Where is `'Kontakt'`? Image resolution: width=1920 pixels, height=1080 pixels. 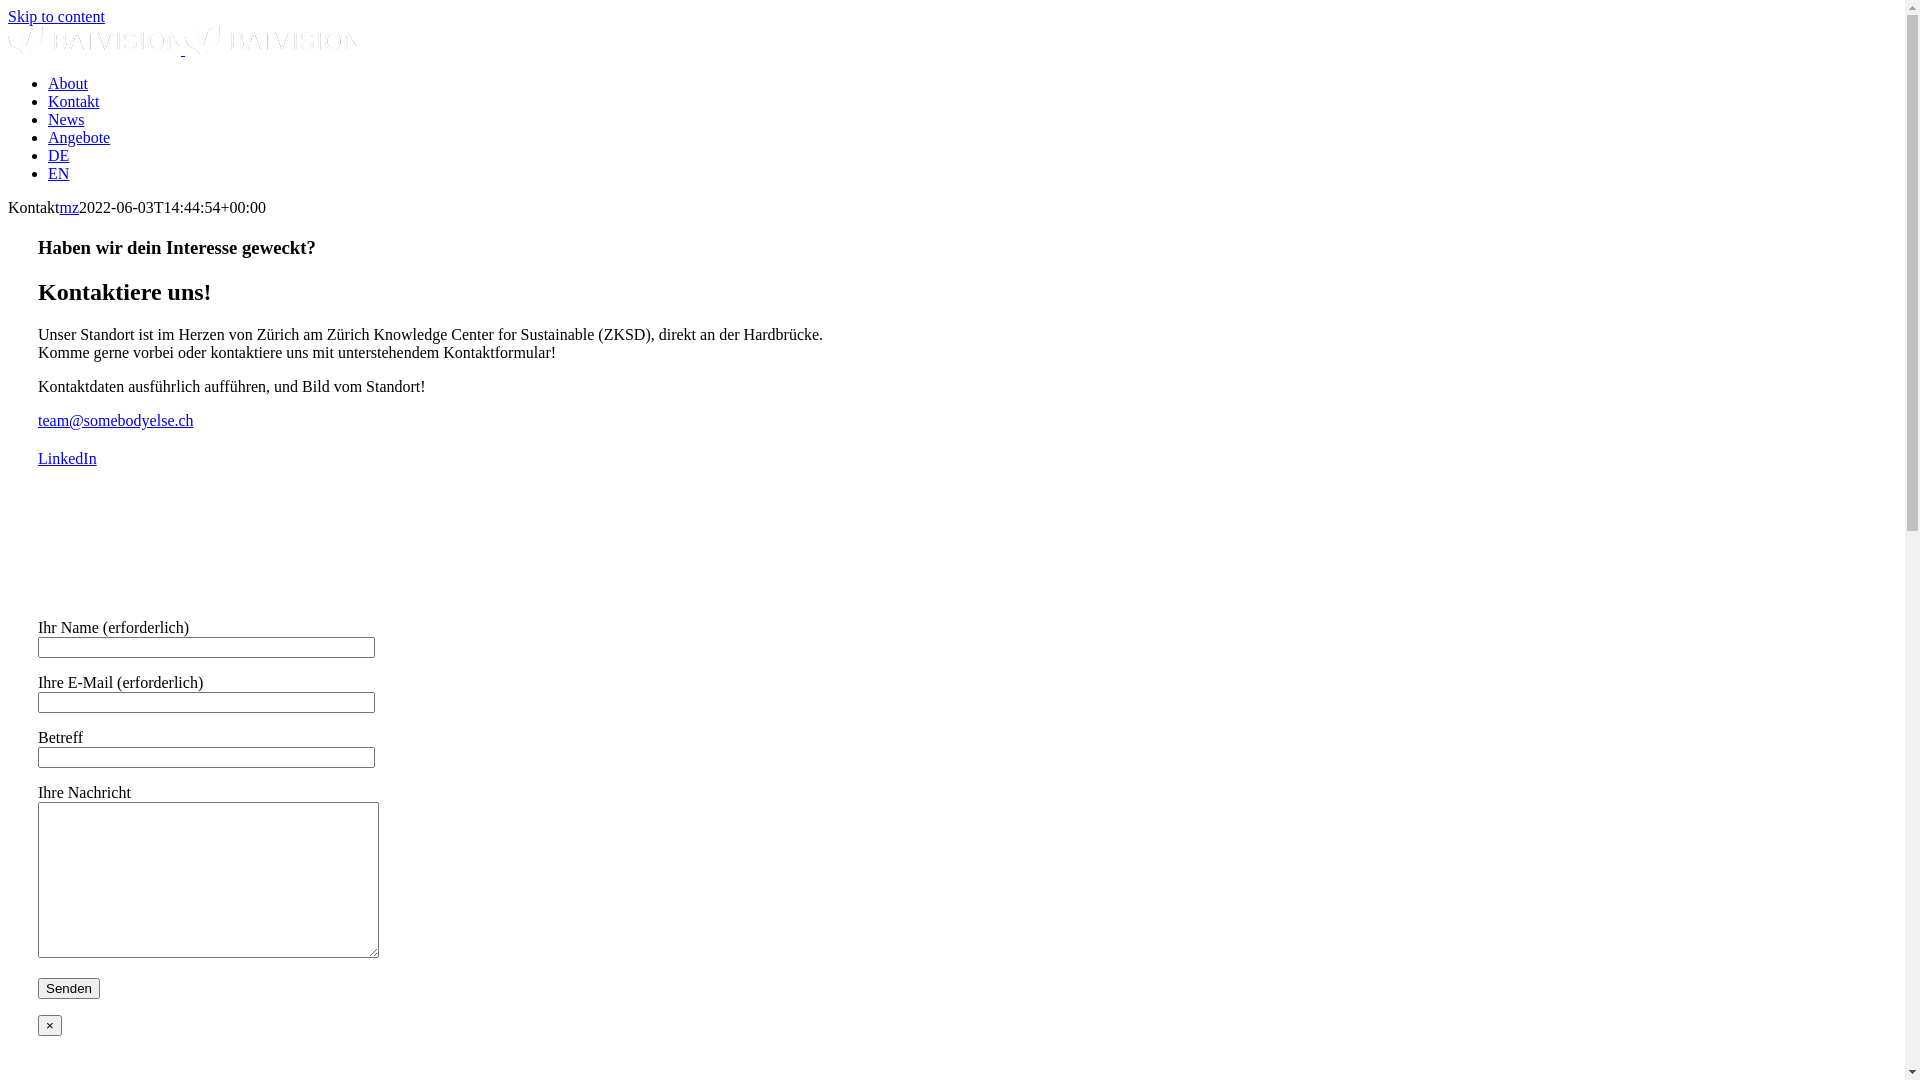
'Kontakt' is located at coordinates (73, 101).